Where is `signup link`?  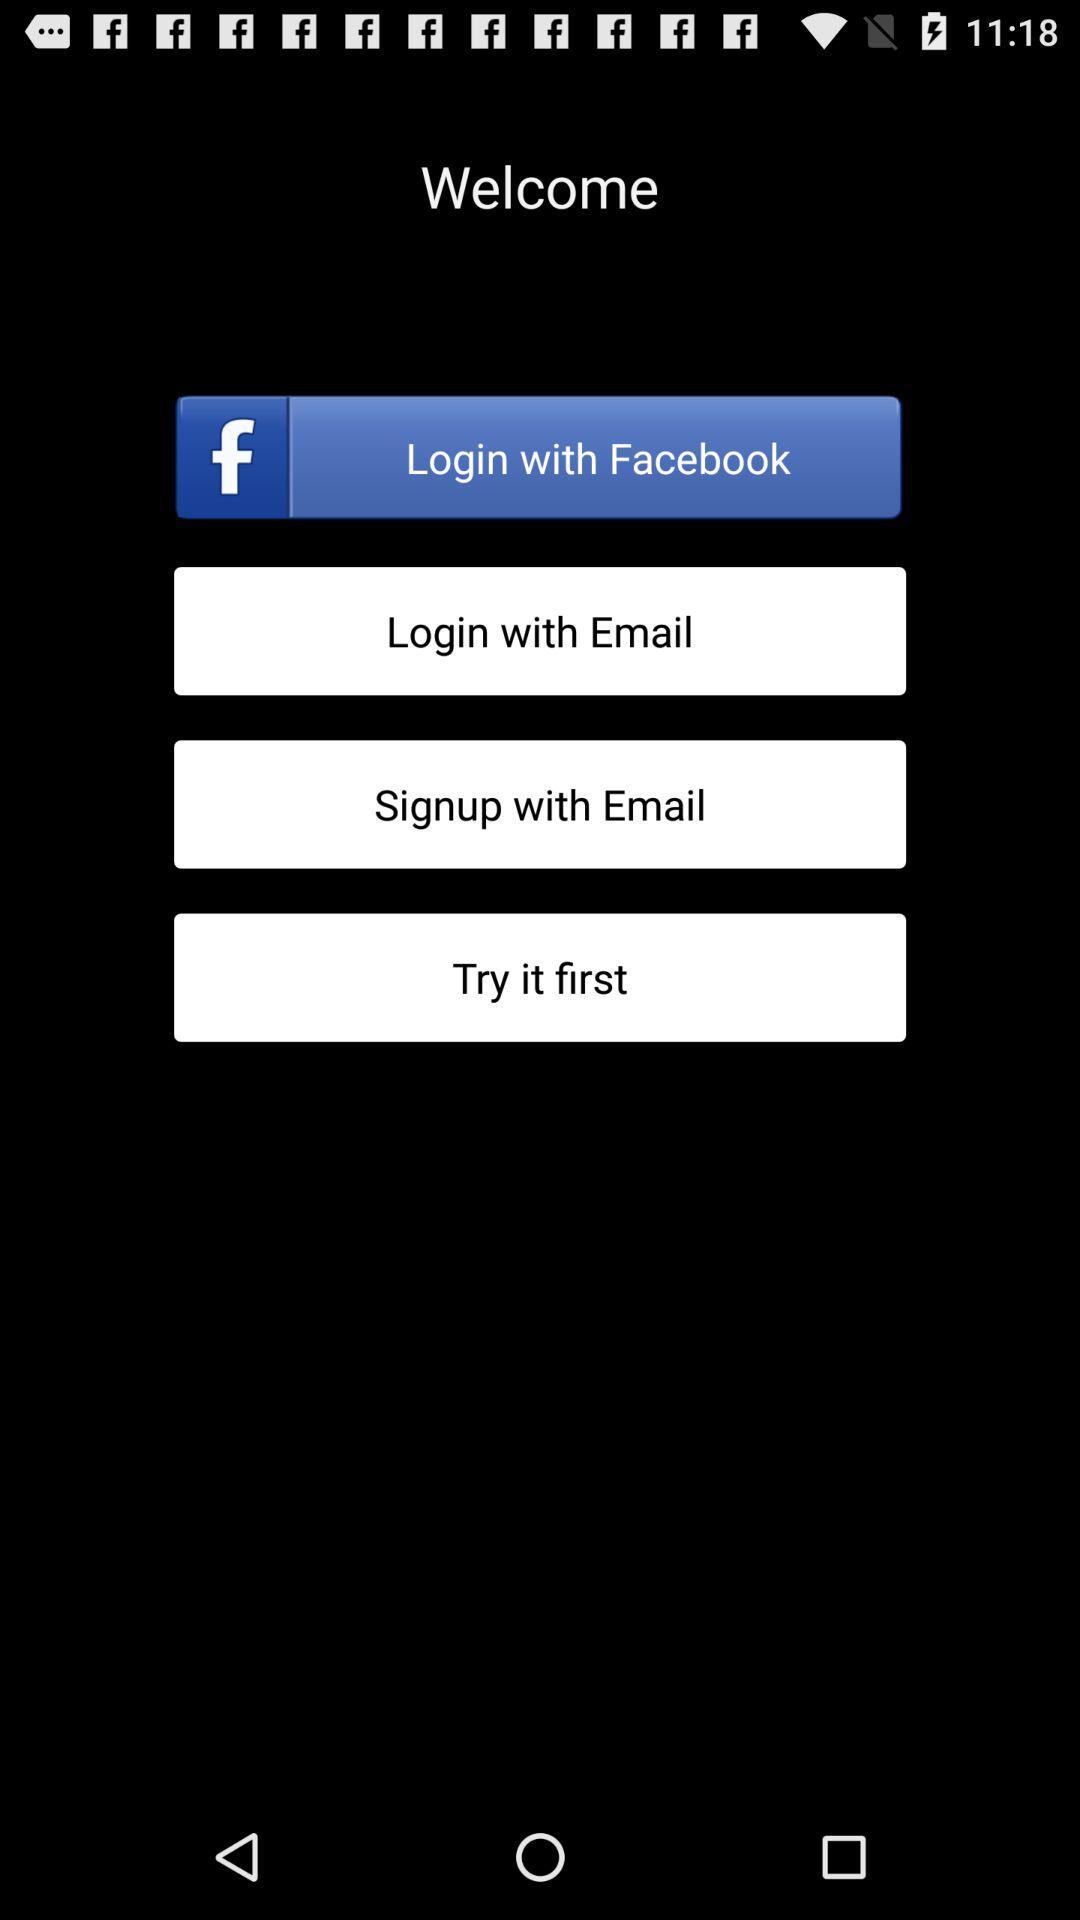
signup link is located at coordinates (540, 804).